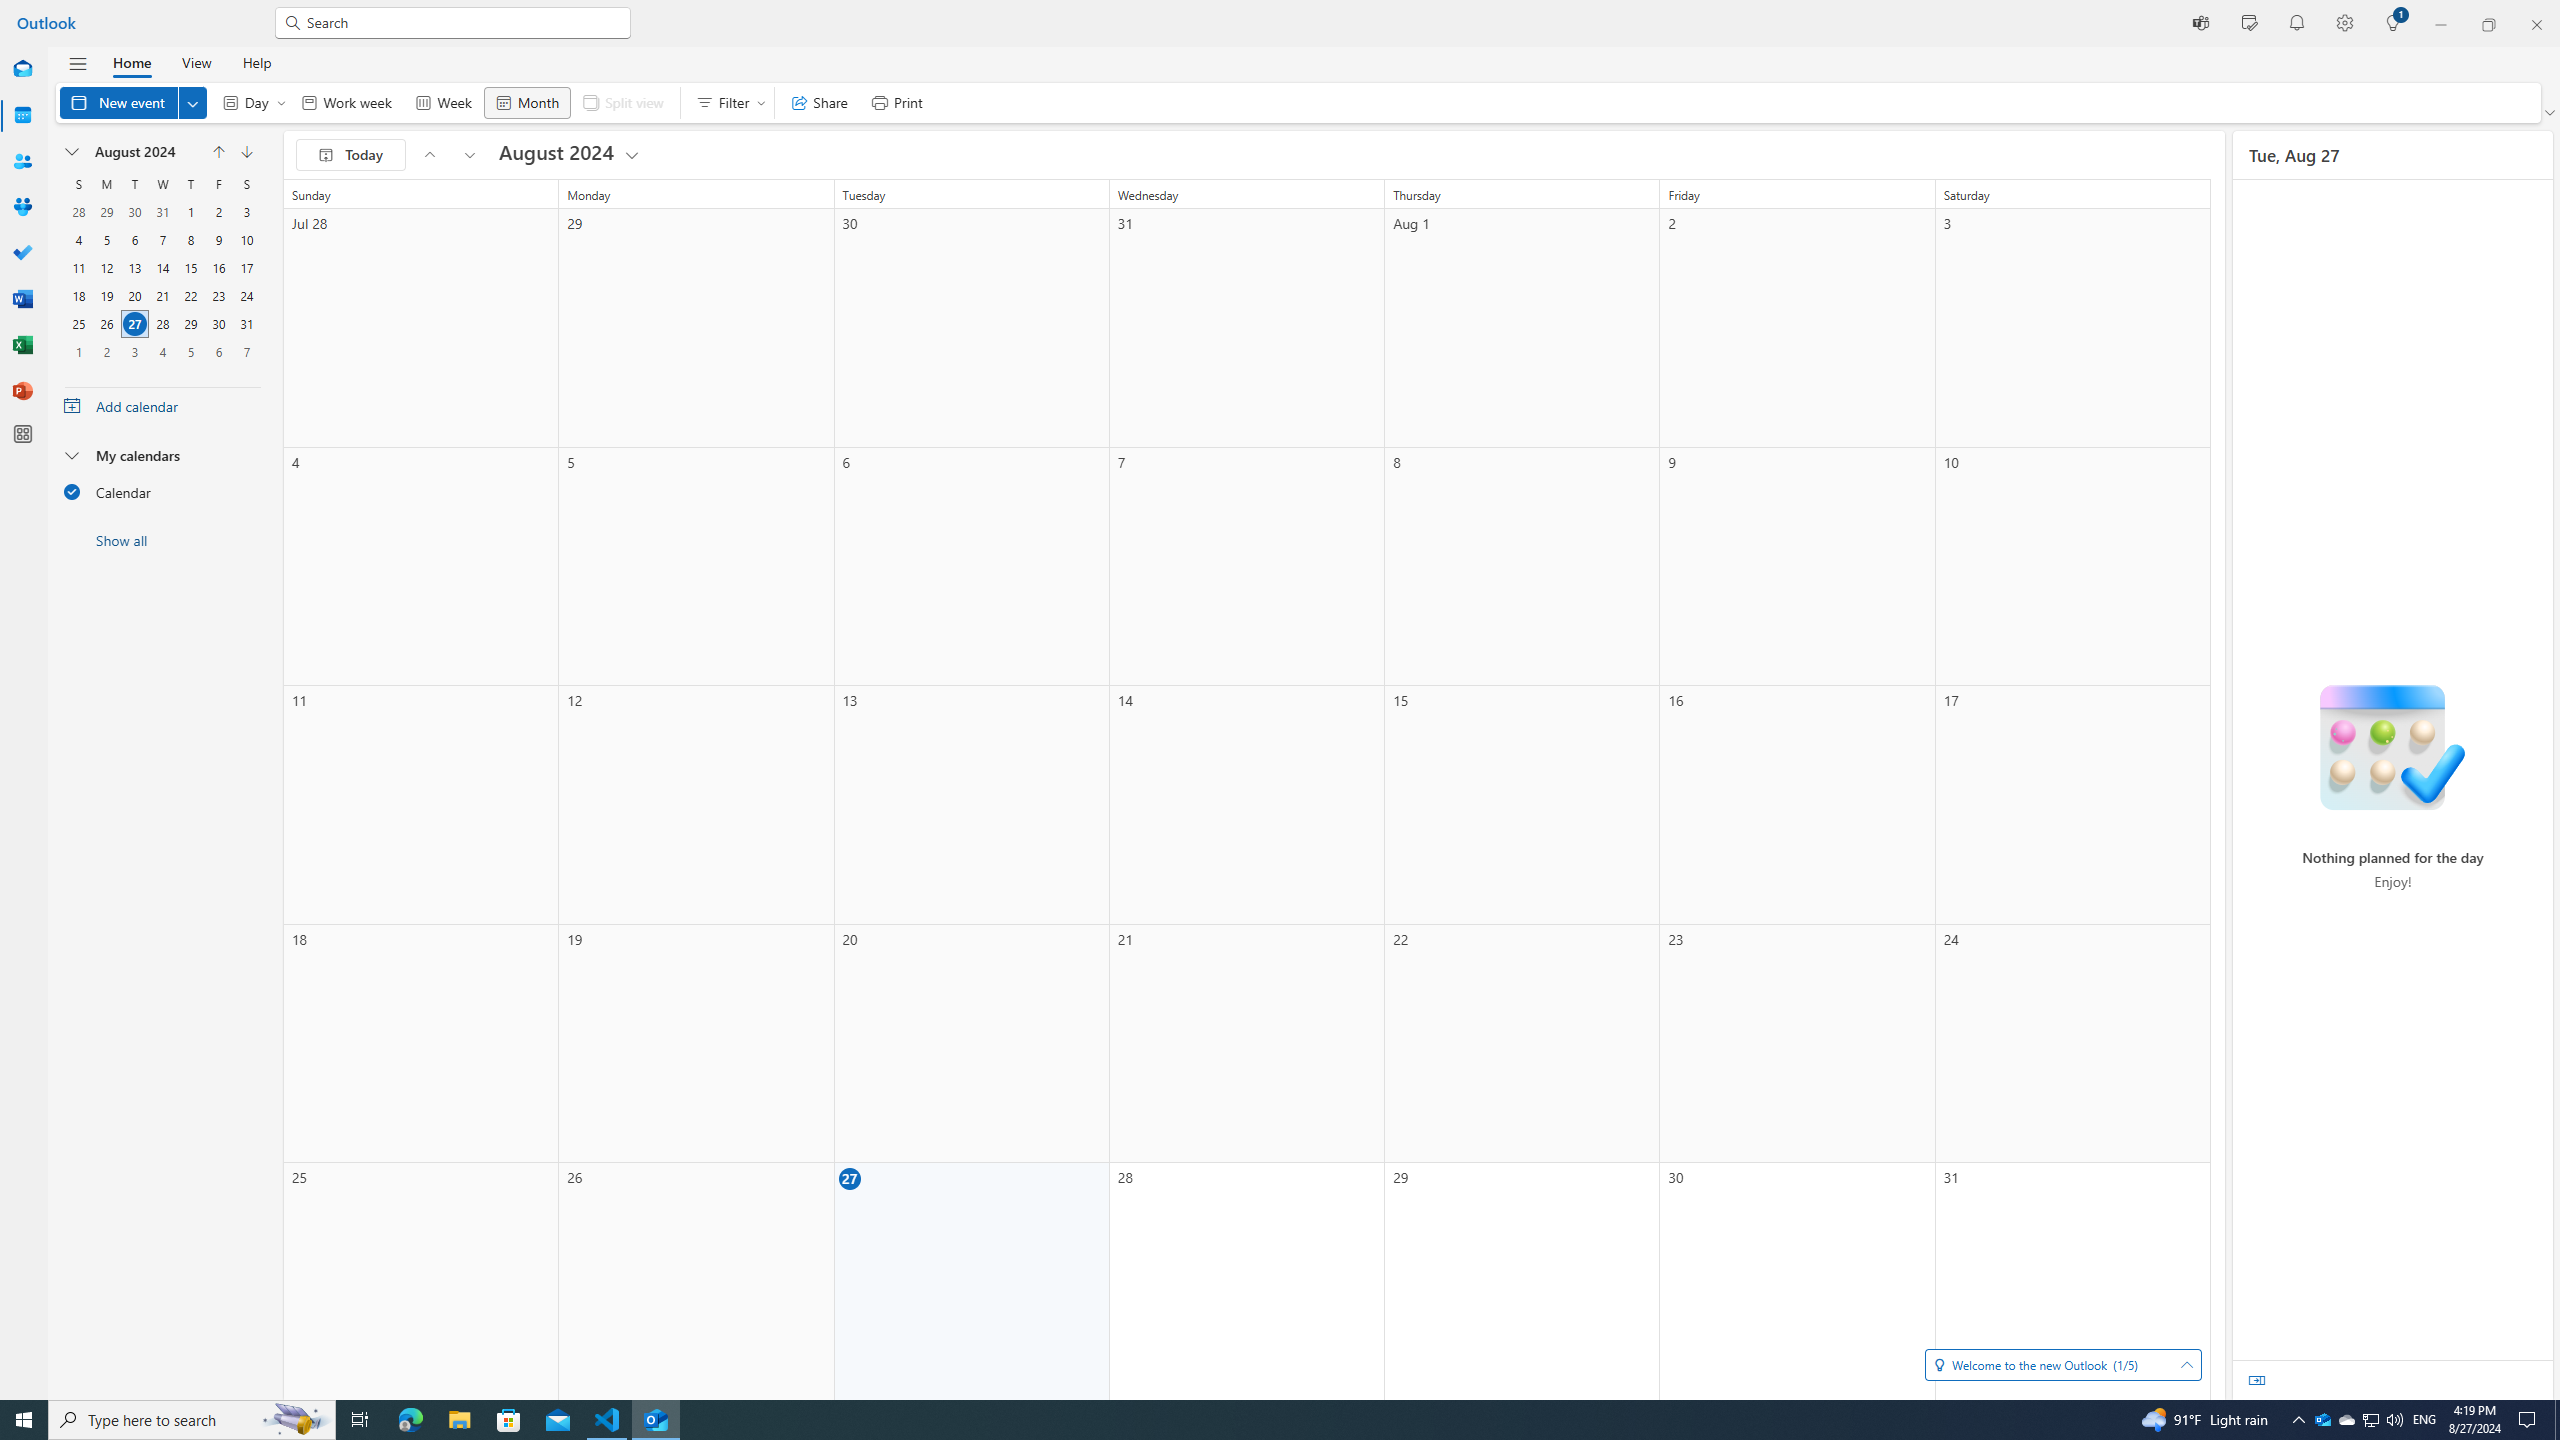 The width and height of the screenshot is (2560, 1440). Describe the element at coordinates (2556, 1418) in the screenshot. I see `'Show desktop'` at that location.